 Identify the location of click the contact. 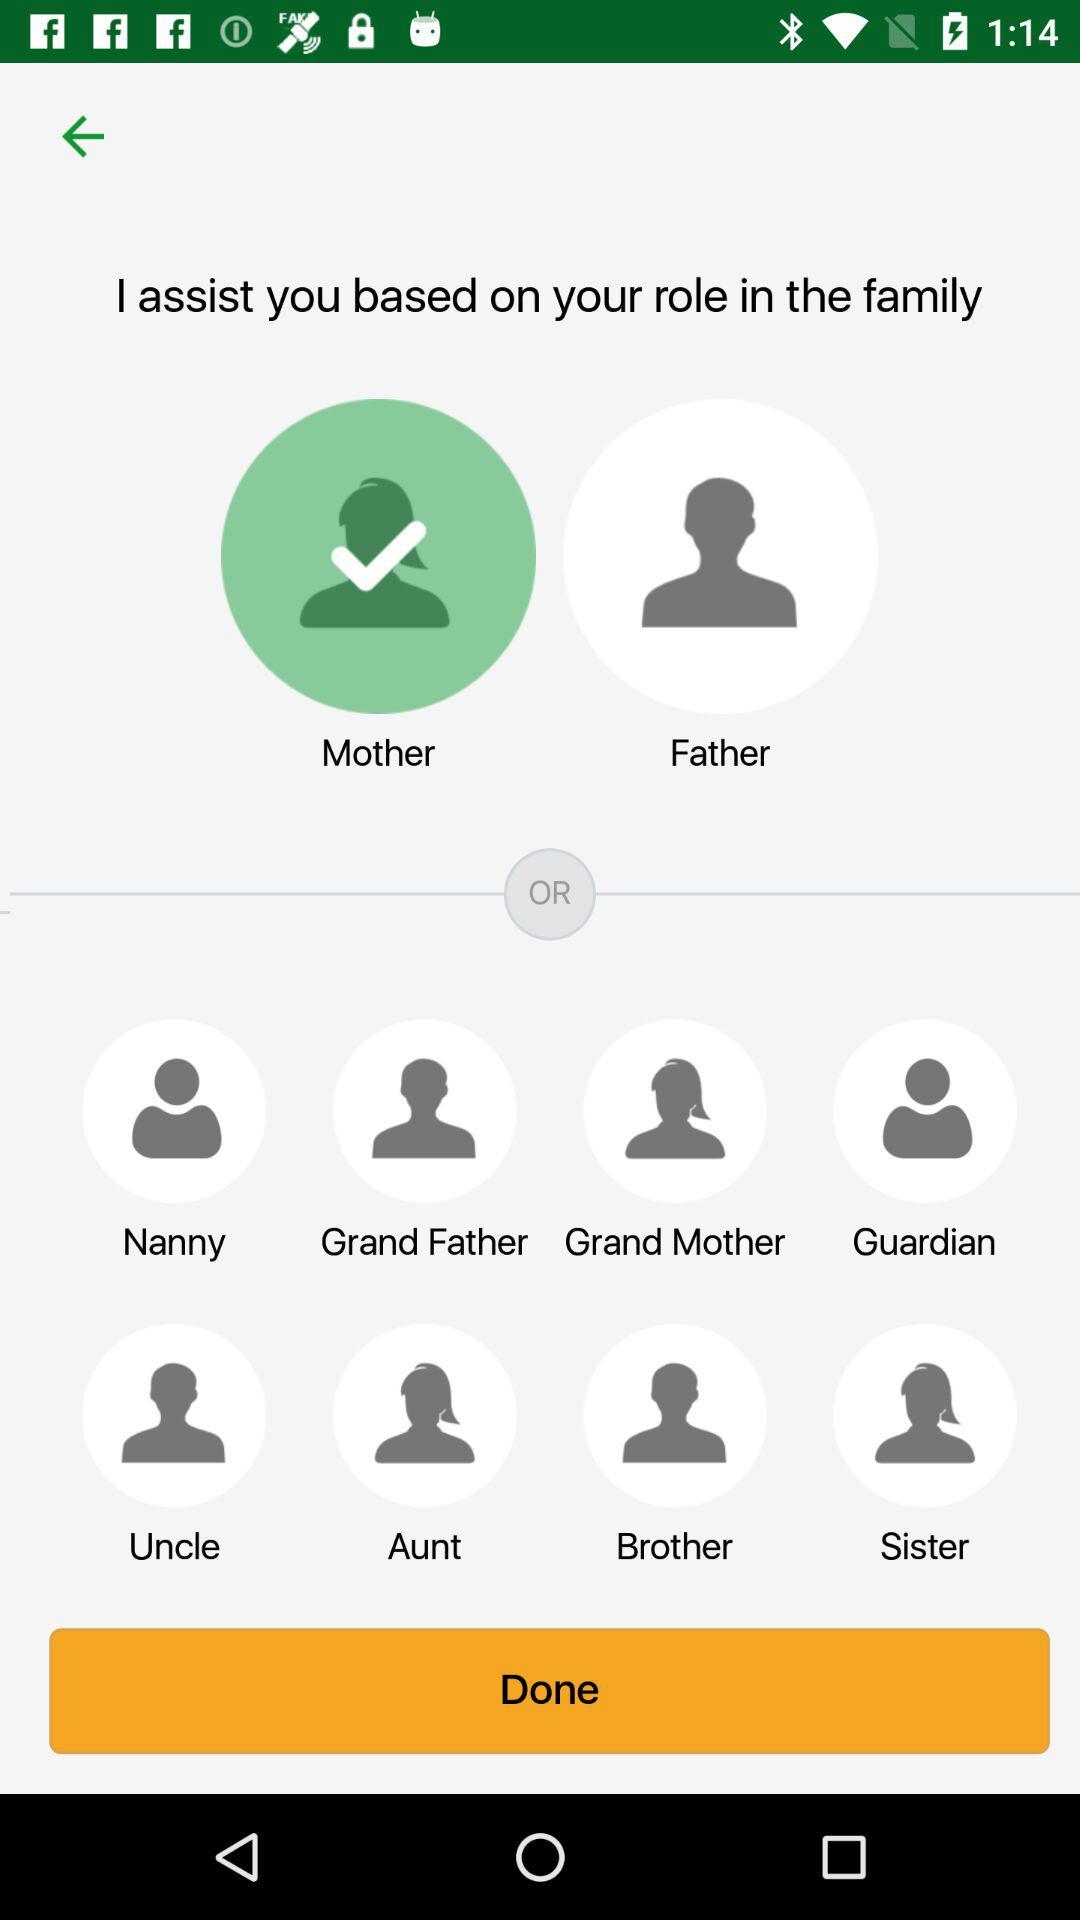
(414, 1110).